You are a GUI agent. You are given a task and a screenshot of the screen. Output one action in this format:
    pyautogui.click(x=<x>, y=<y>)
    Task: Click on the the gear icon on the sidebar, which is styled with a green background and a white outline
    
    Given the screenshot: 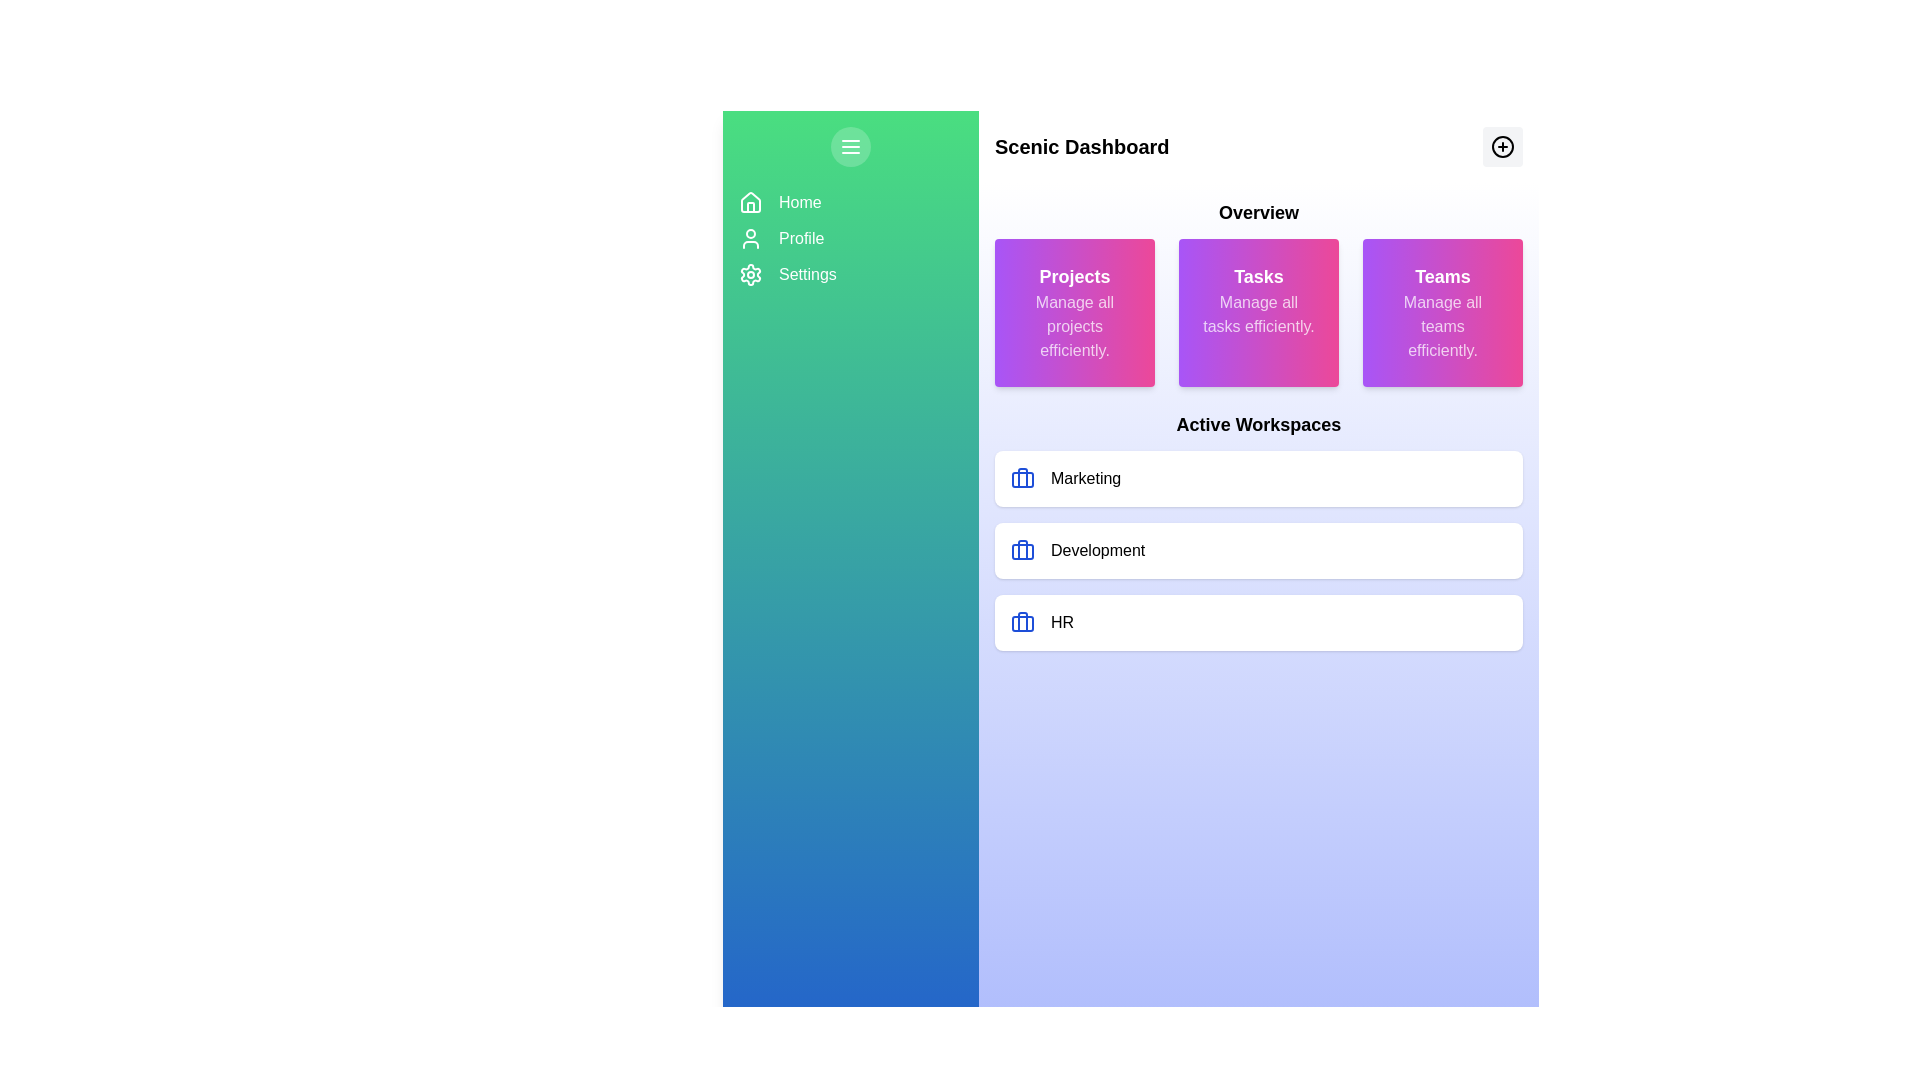 What is the action you would take?
    pyautogui.click(x=749, y=274)
    